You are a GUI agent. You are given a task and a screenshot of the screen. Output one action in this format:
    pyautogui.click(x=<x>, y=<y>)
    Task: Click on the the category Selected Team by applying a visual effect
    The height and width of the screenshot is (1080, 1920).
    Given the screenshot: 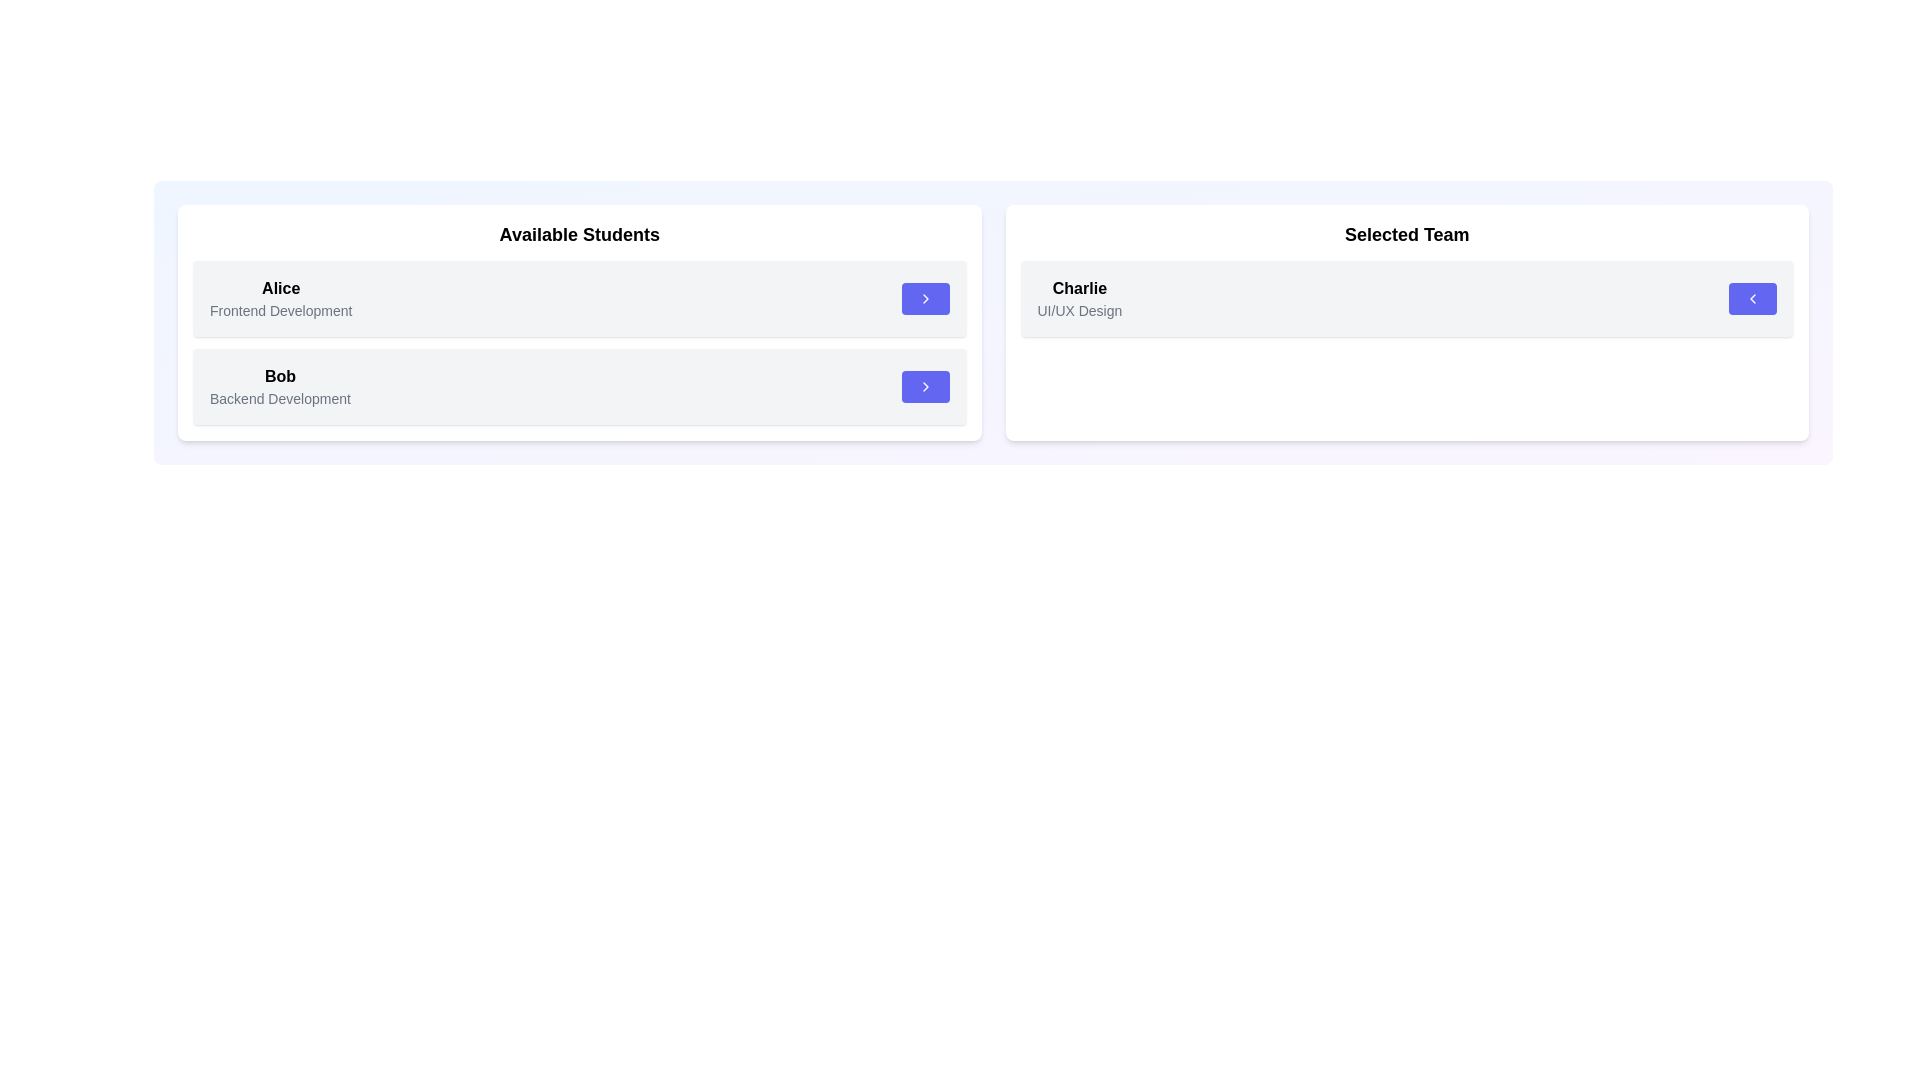 What is the action you would take?
    pyautogui.click(x=1406, y=234)
    